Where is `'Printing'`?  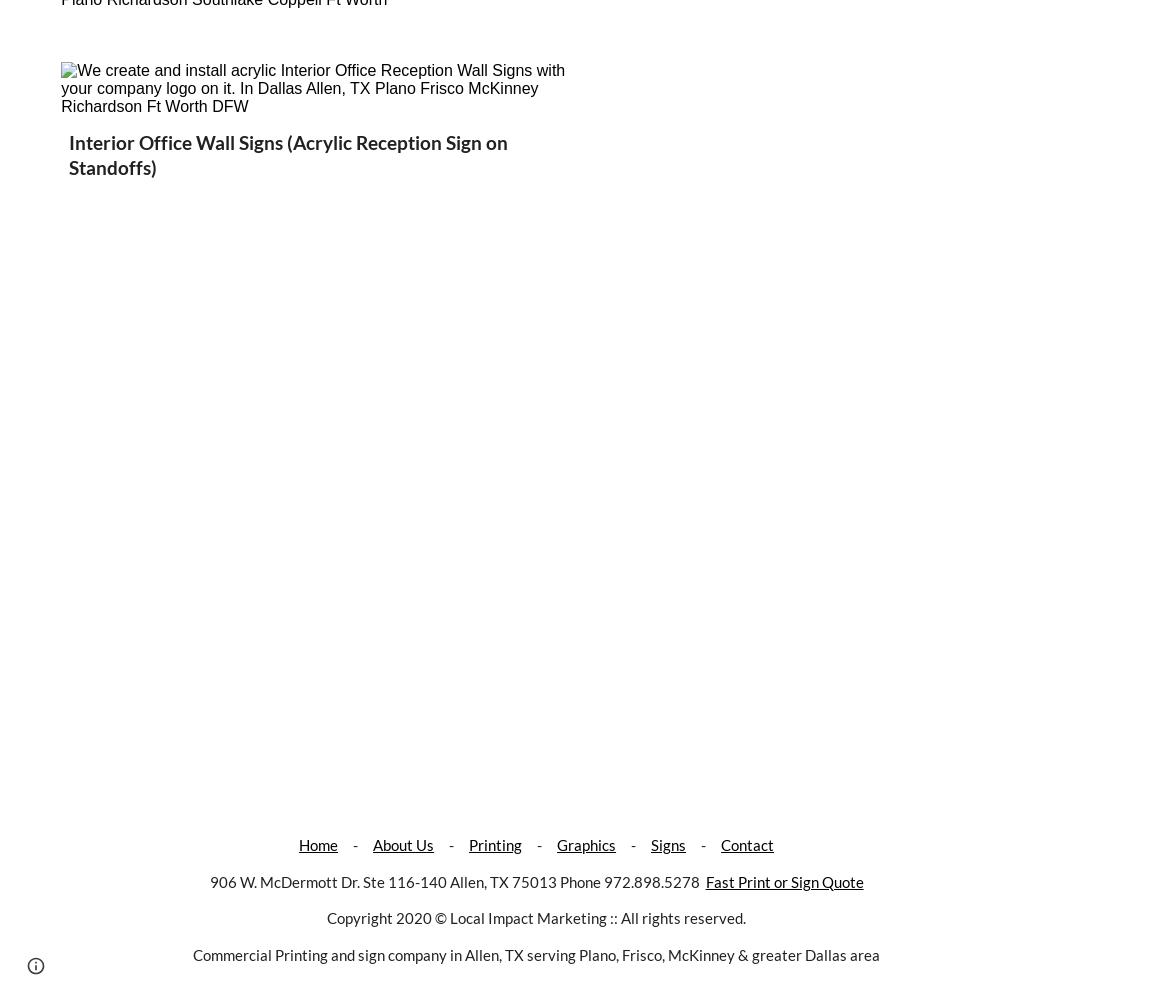
'Printing' is located at coordinates (494, 844).